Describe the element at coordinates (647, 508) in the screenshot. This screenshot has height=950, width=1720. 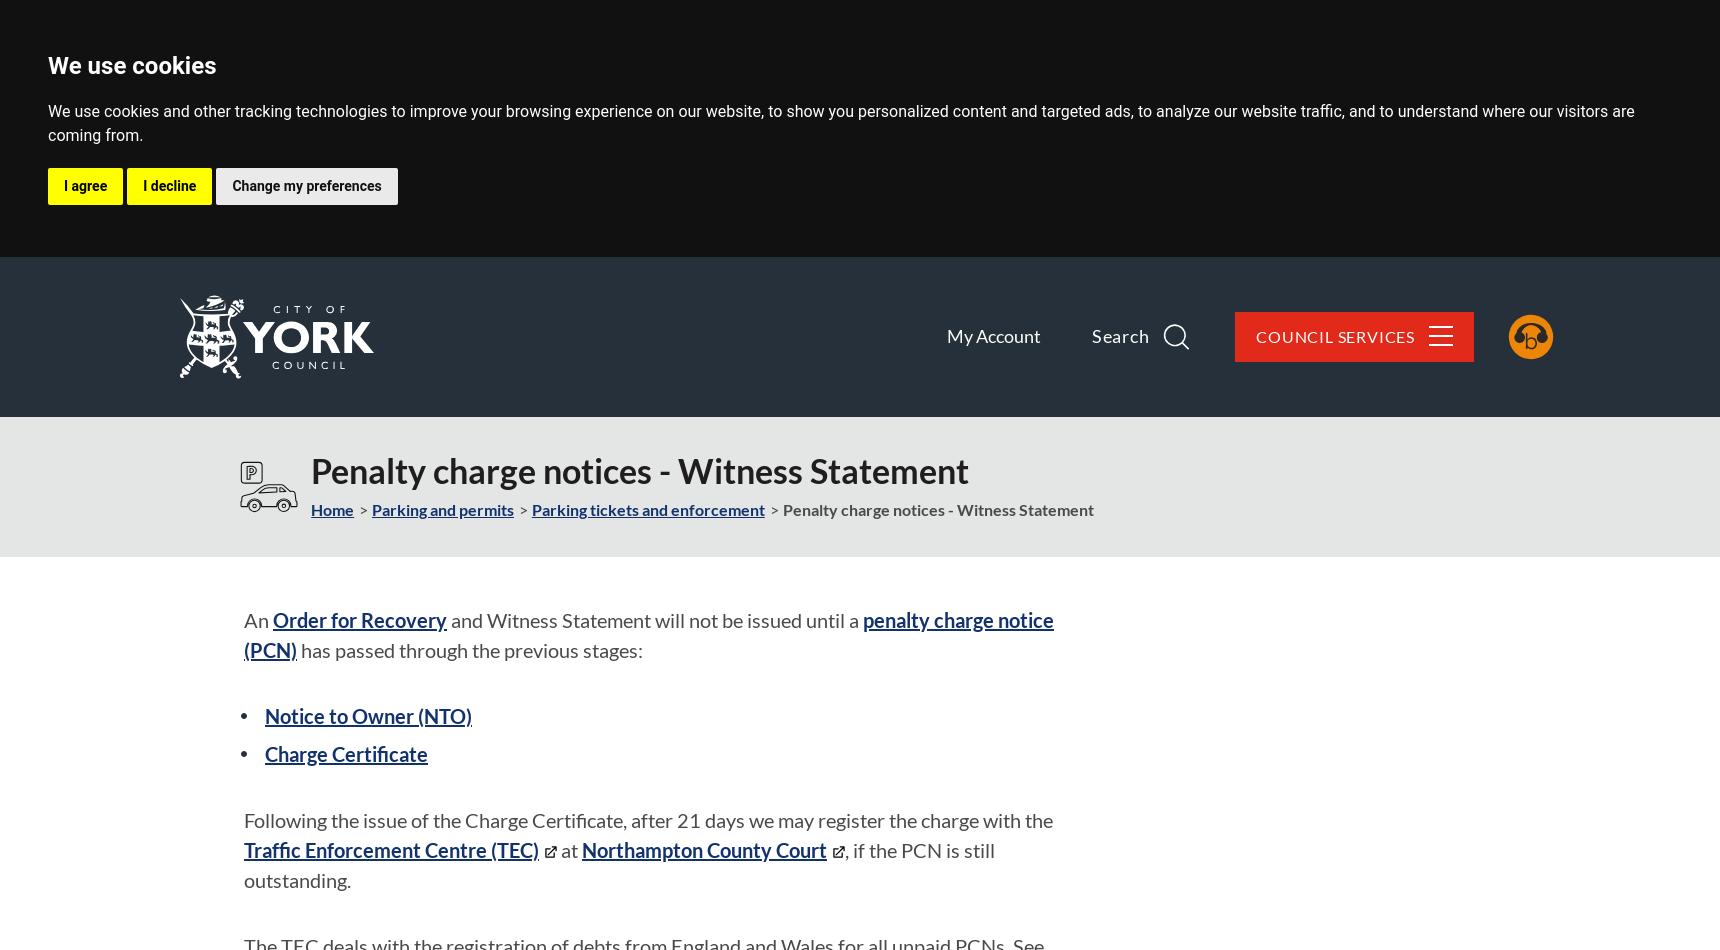
I see `'Parking tickets and enforcement'` at that location.